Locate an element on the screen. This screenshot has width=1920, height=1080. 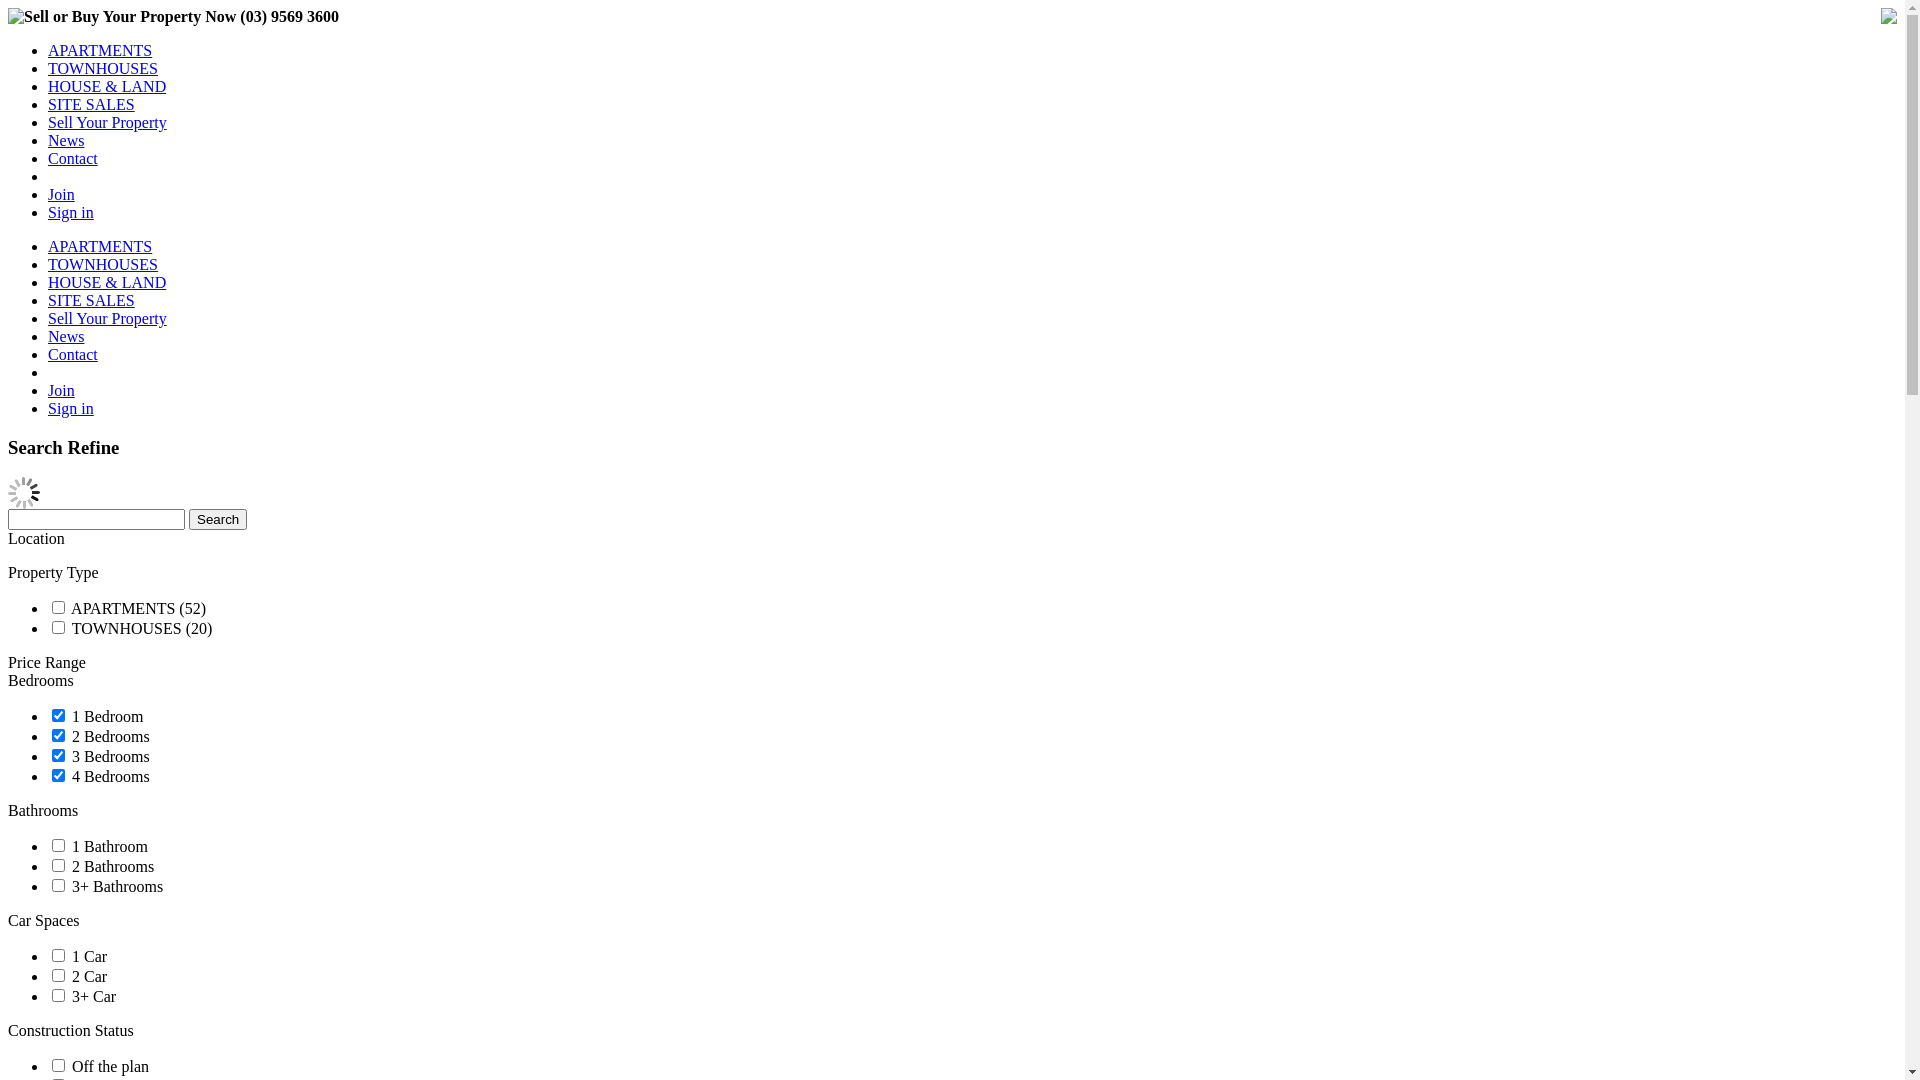
'Join' is located at coordinates (61, 194).